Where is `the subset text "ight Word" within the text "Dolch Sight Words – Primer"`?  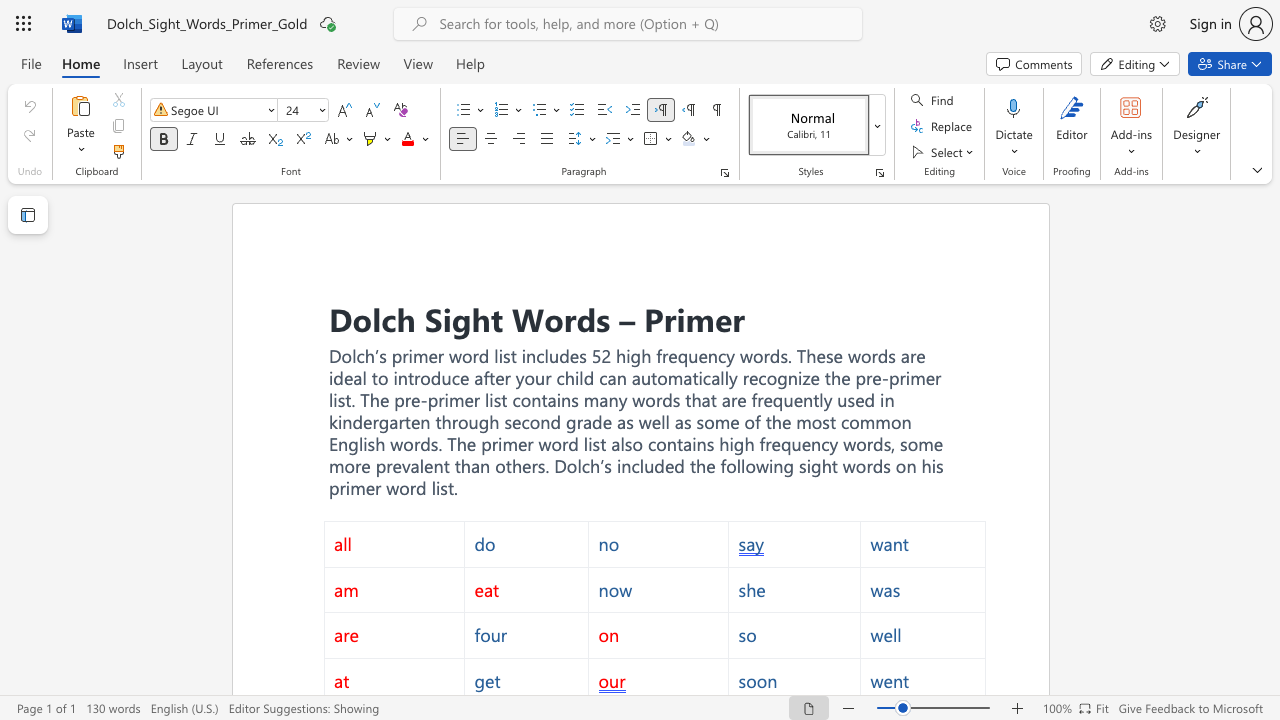
the subset text "ight Word" within the text "Dolch Sight Words – Primer" is located at coordinates (441, 317).